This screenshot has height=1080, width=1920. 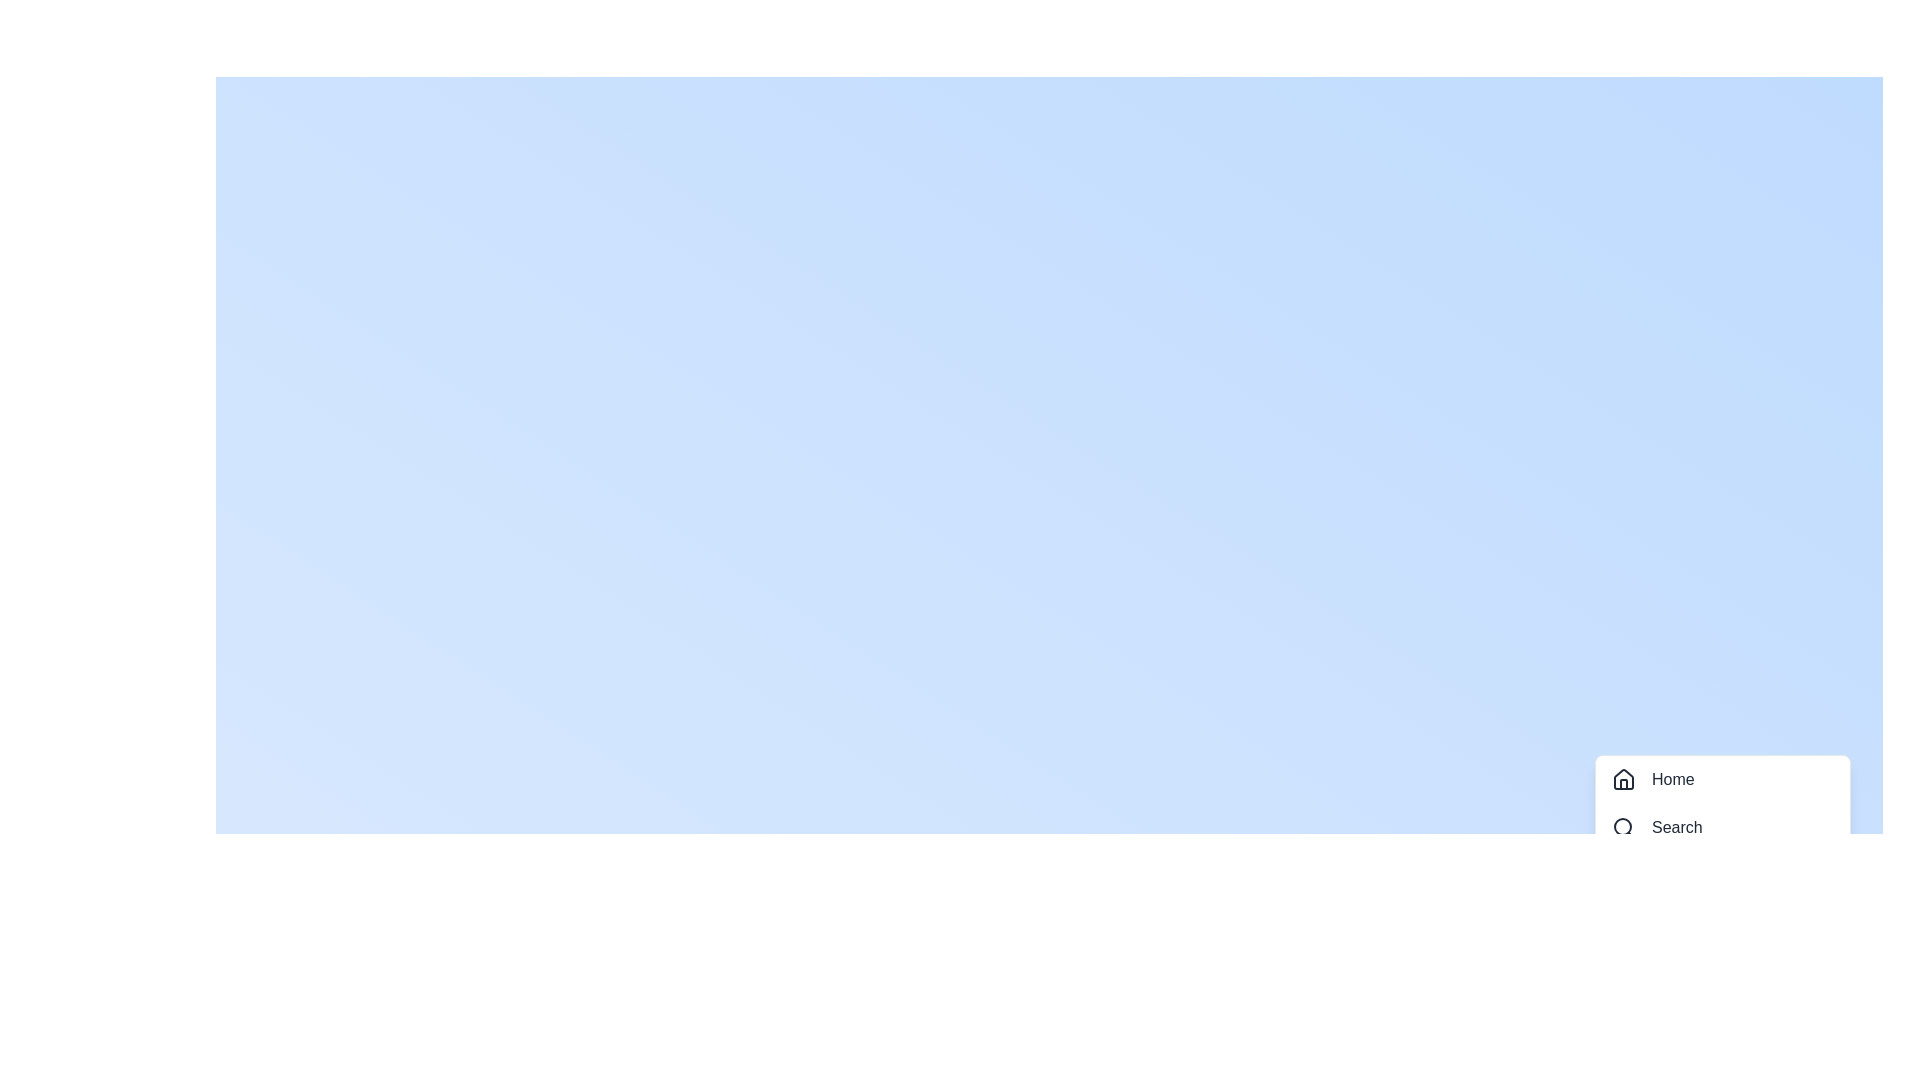 What do you see at coordinates (1673, 778) in the screenshot?
I see `the text label that provides descriptive context for the adjacent home icon in the navigation item` at bounding box center [1673, 778].